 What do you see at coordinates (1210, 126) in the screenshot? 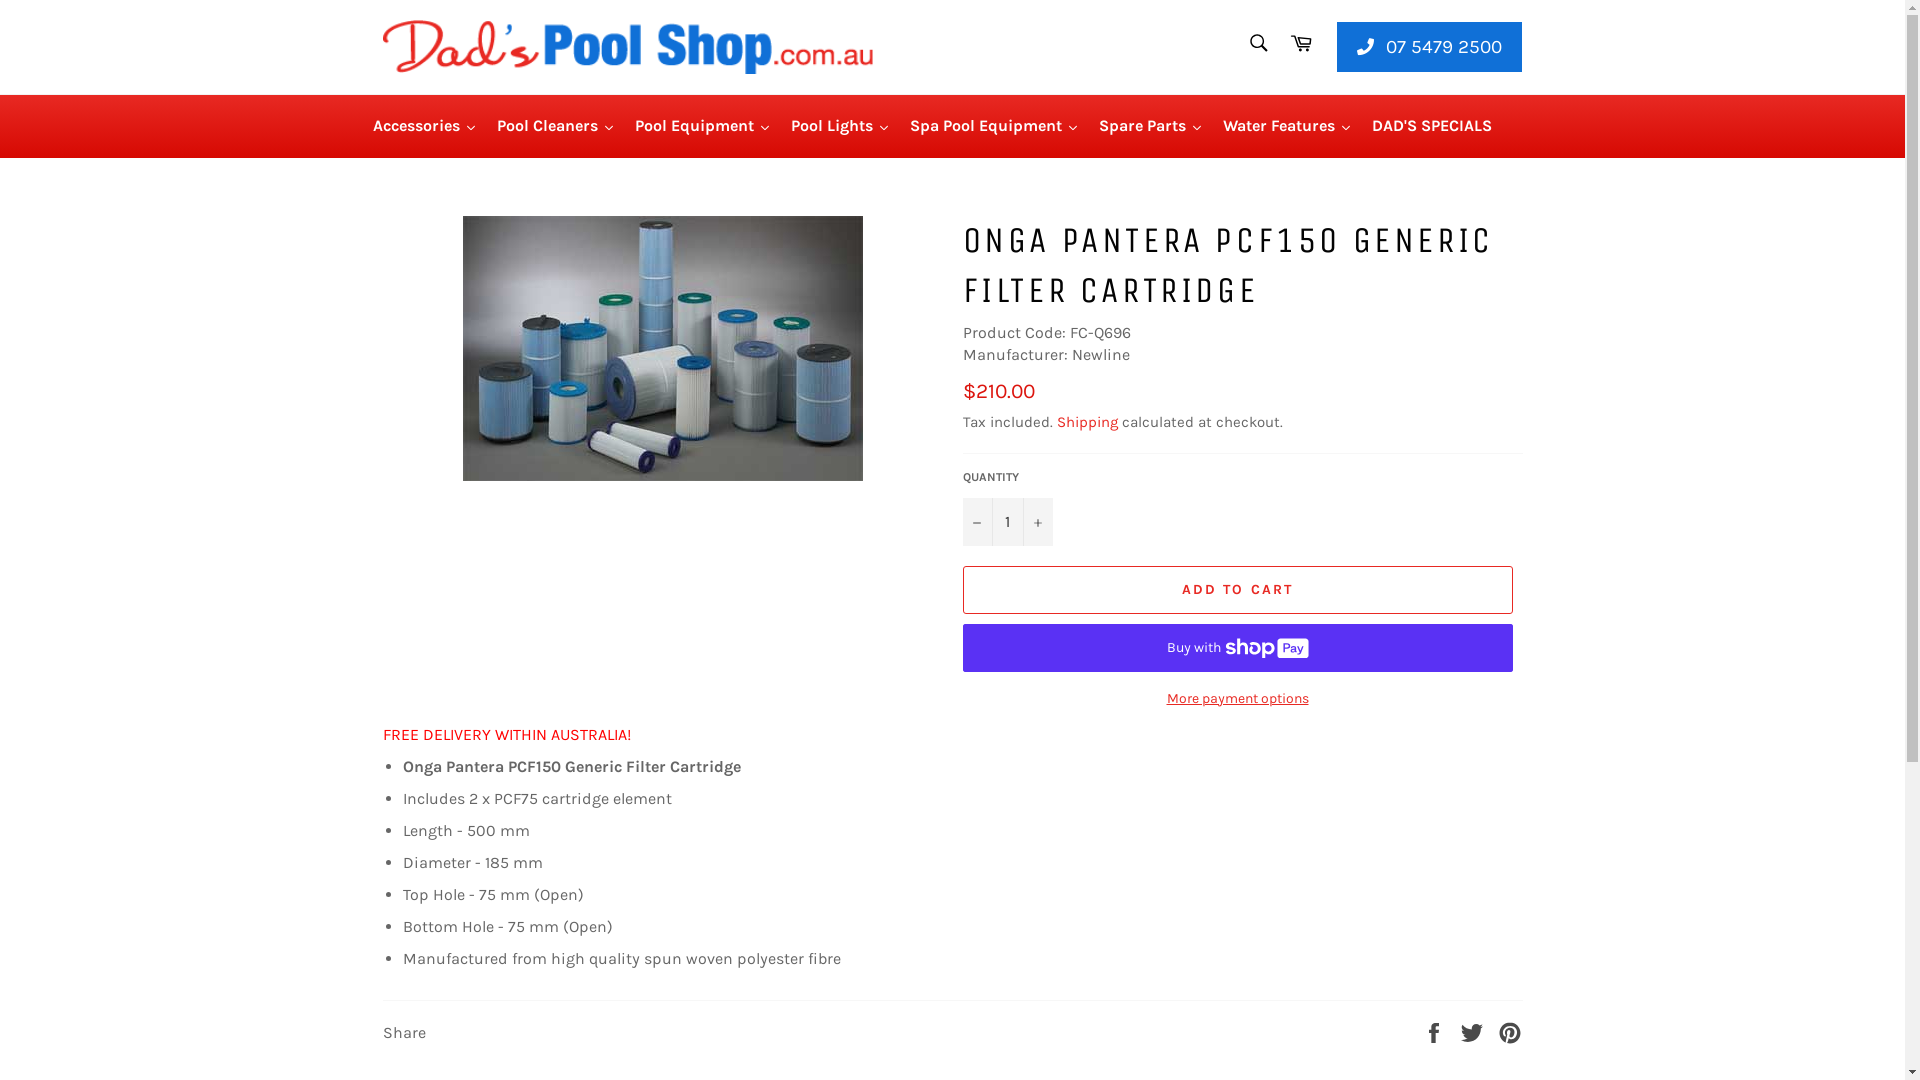
I see `'Water Features'` at bounding box center [1210, 126].